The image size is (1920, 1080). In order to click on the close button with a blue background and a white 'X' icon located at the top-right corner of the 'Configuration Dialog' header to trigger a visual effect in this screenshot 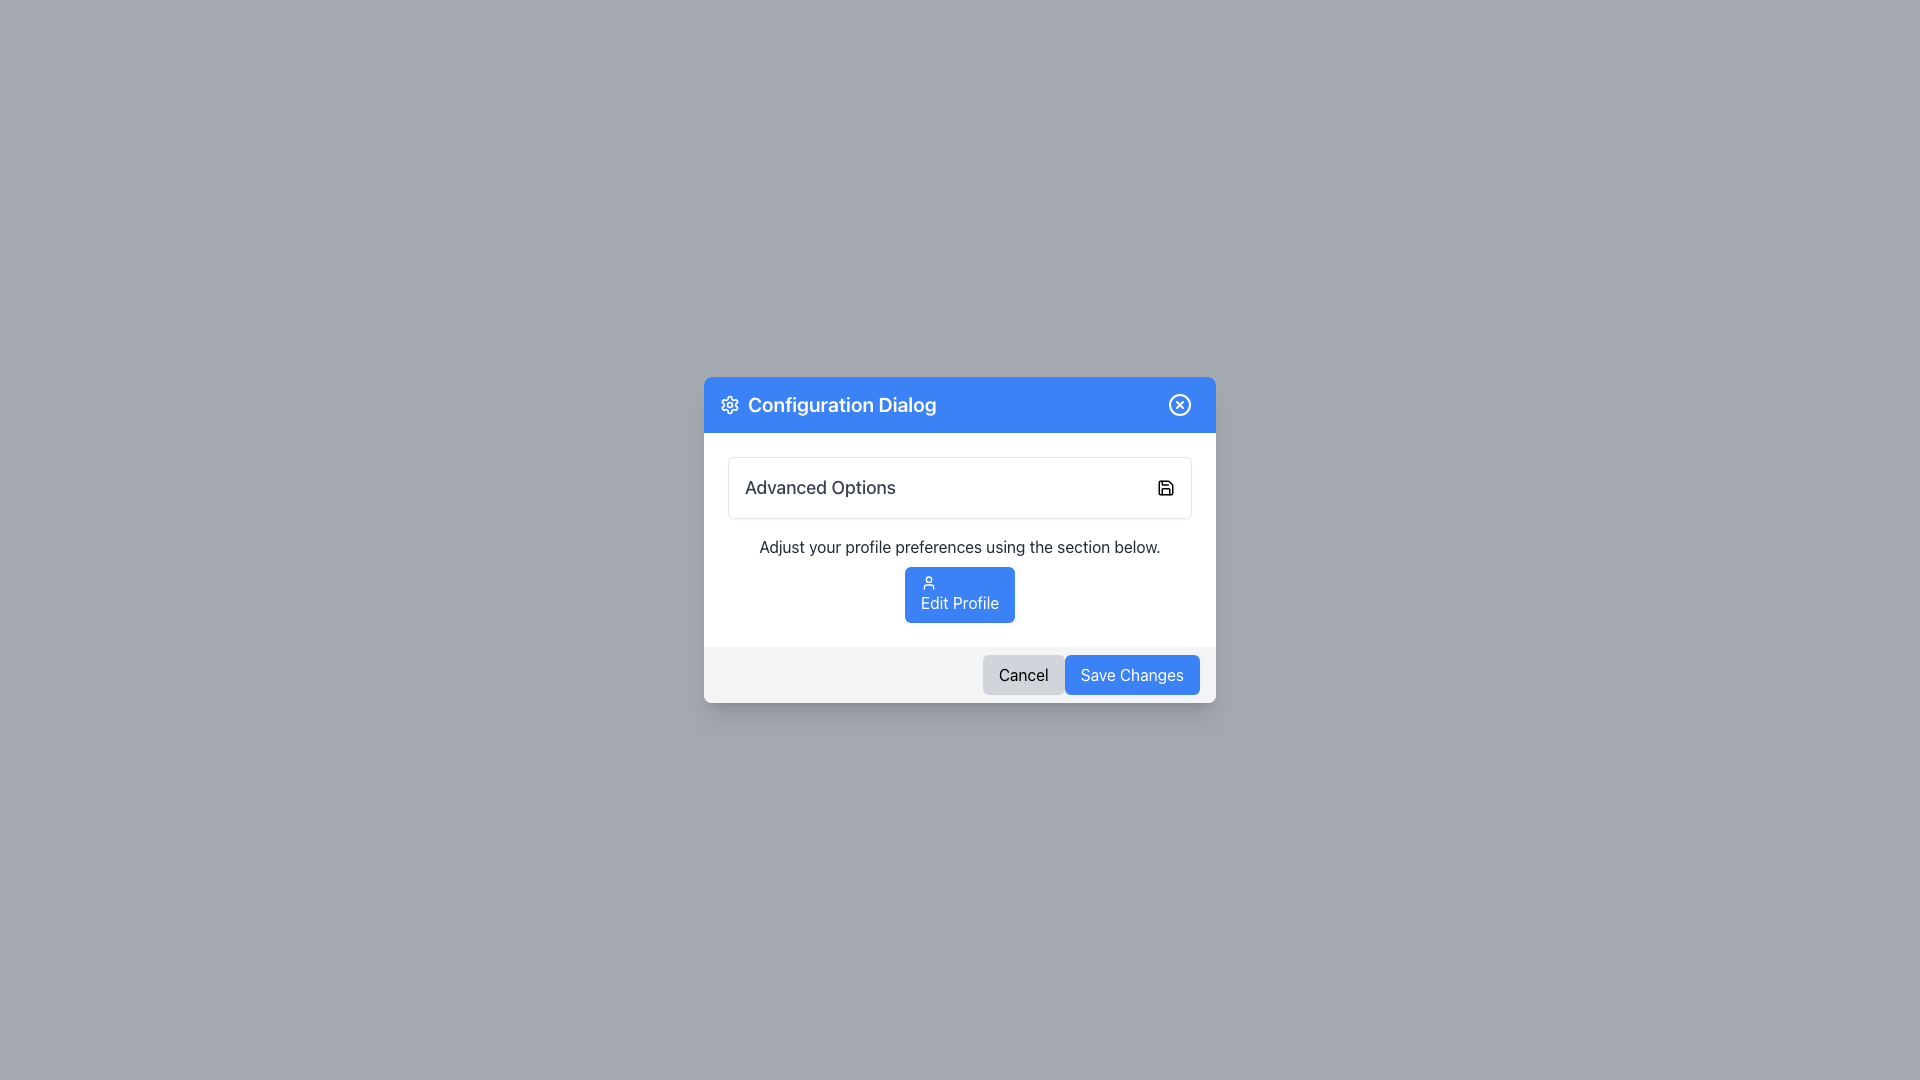, I will do `click(1180, 405)`.